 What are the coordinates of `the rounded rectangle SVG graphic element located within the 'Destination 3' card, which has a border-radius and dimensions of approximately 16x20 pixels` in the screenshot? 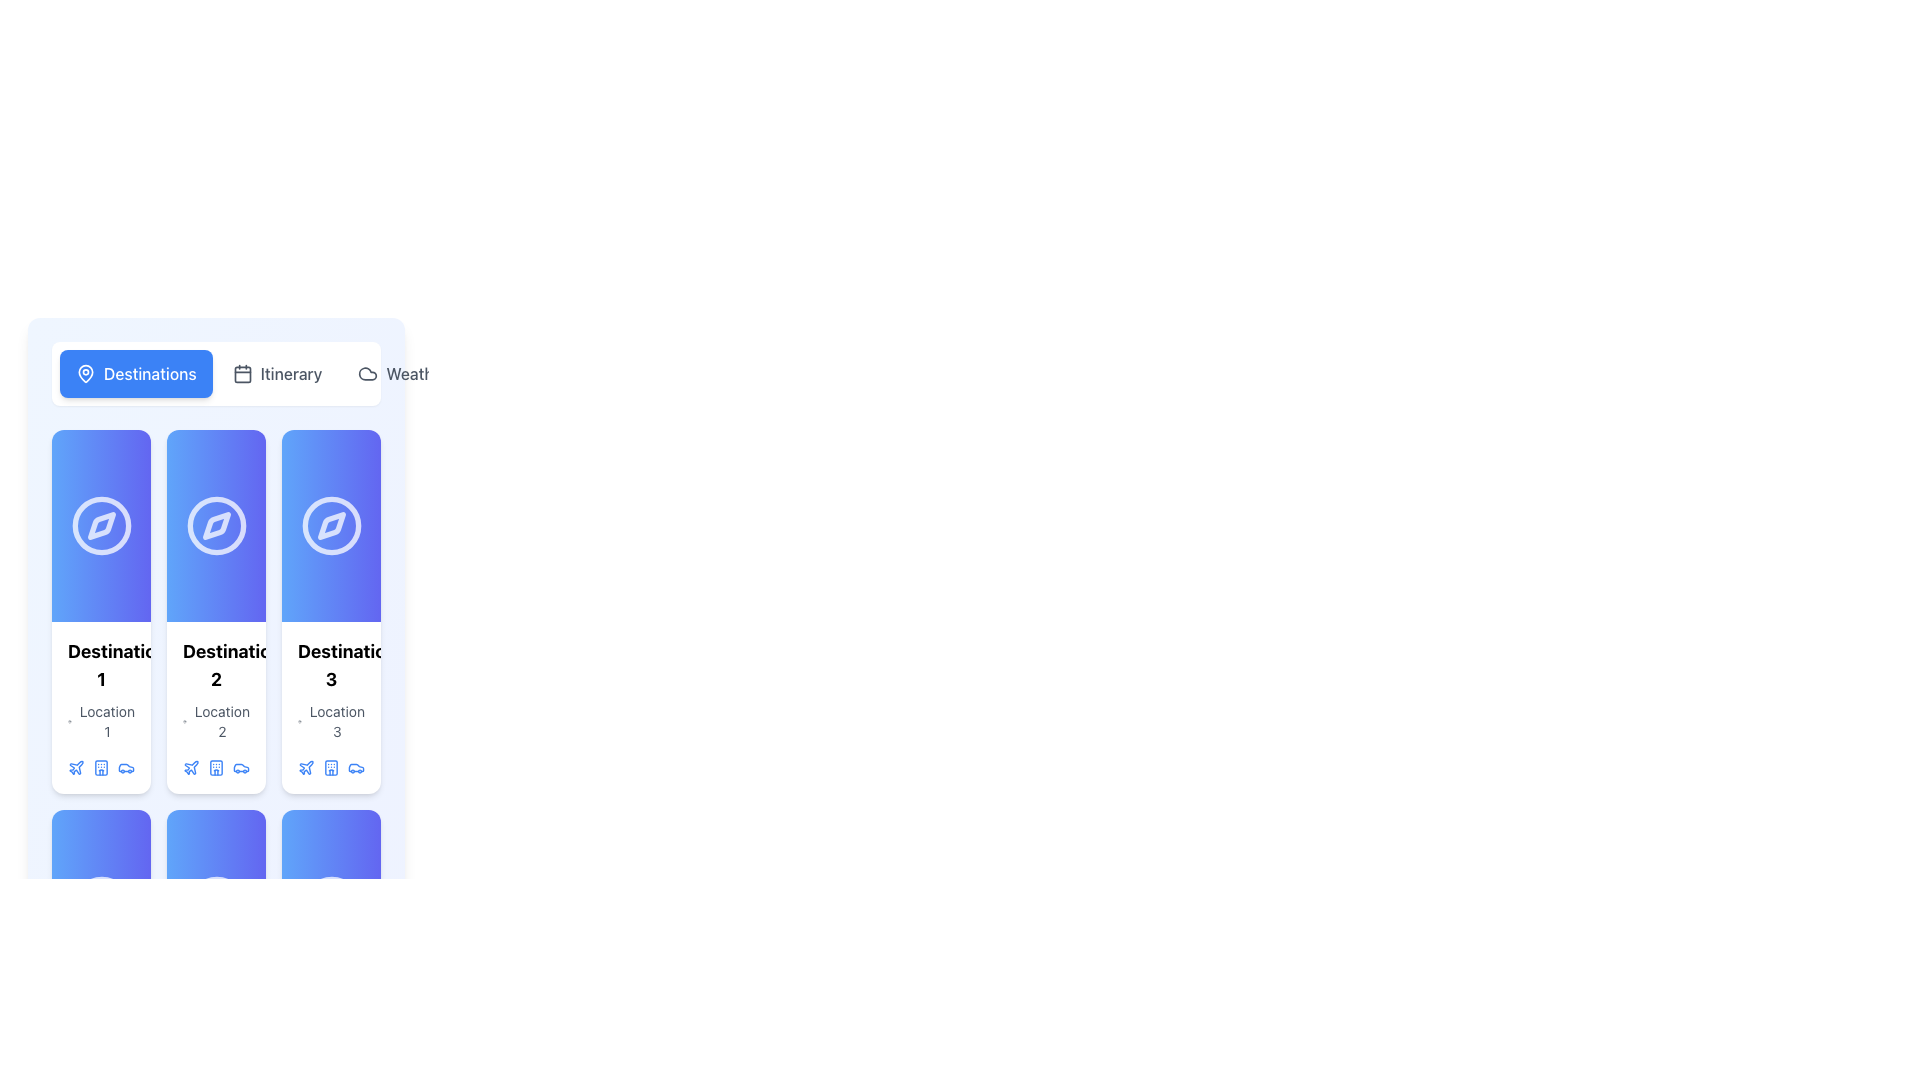 It's located at (331, 766).